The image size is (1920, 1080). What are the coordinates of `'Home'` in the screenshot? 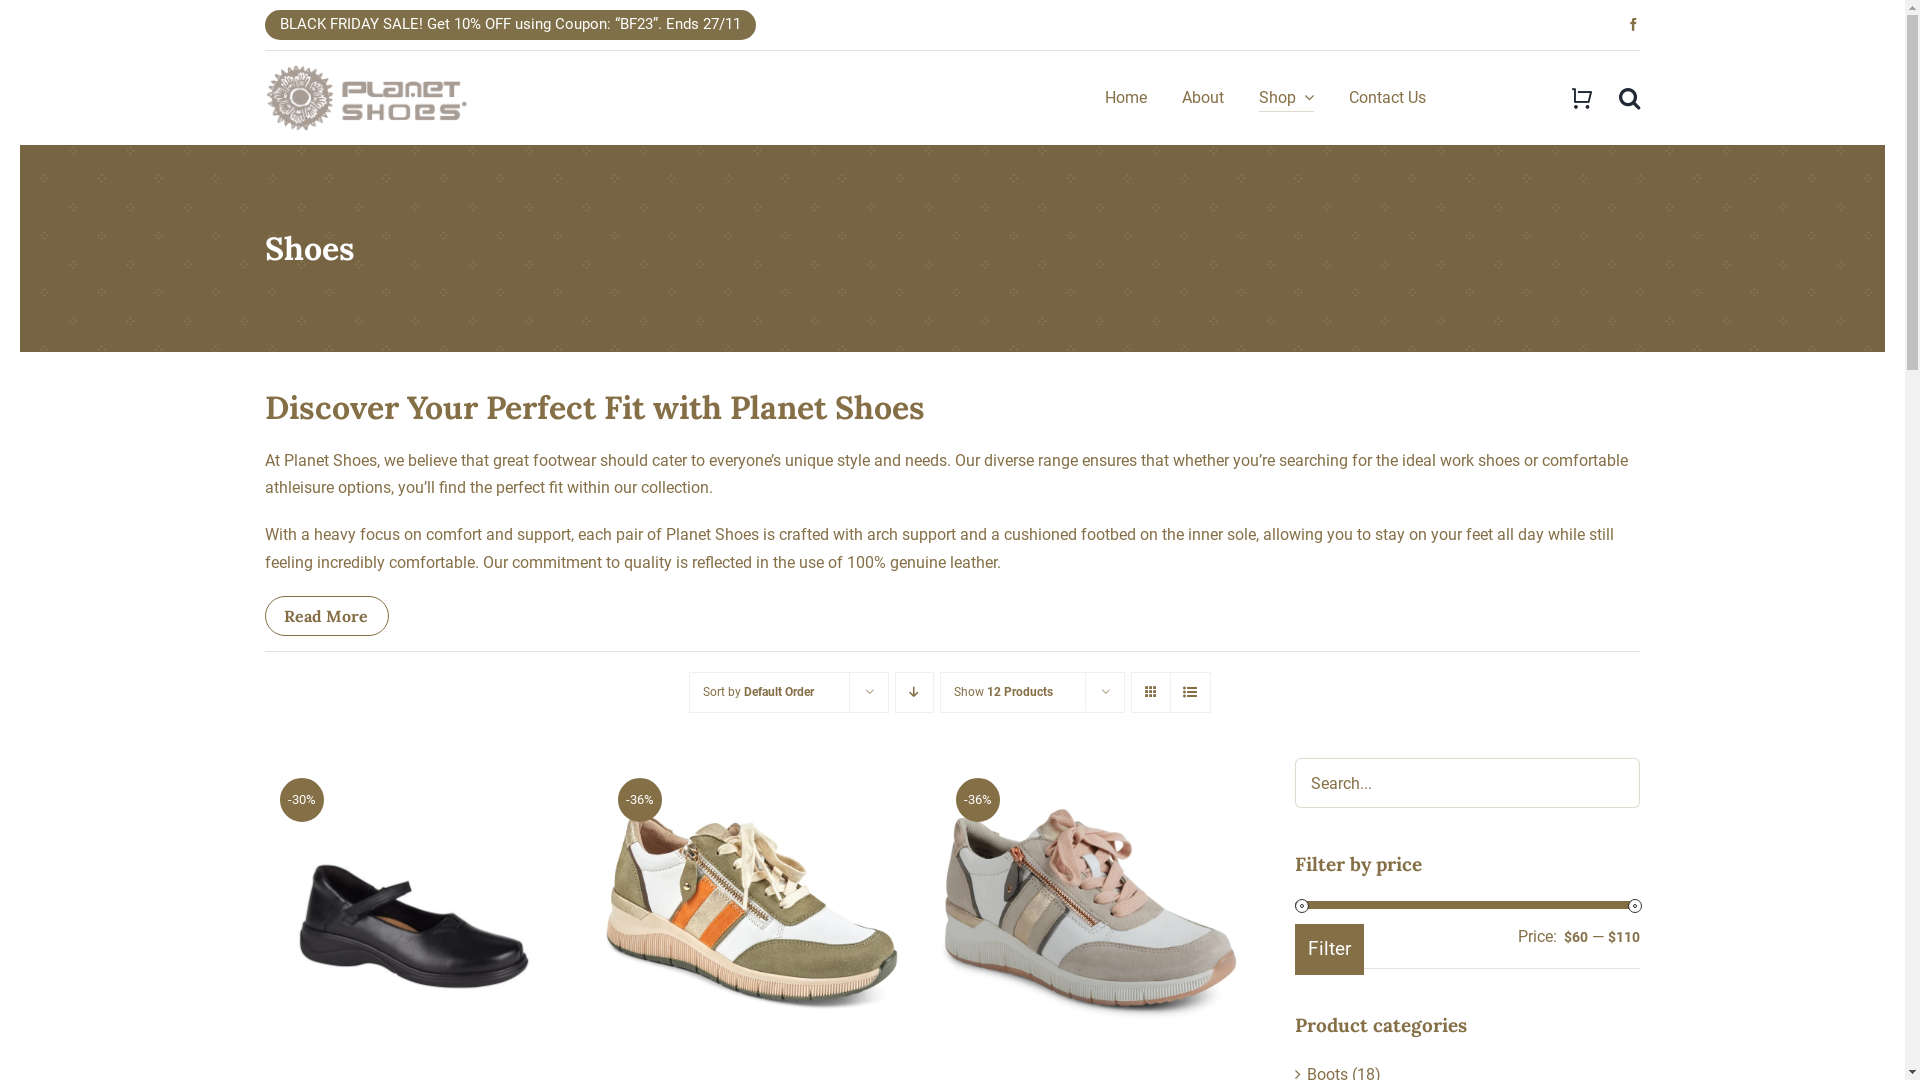 It's located at (1103, 97).